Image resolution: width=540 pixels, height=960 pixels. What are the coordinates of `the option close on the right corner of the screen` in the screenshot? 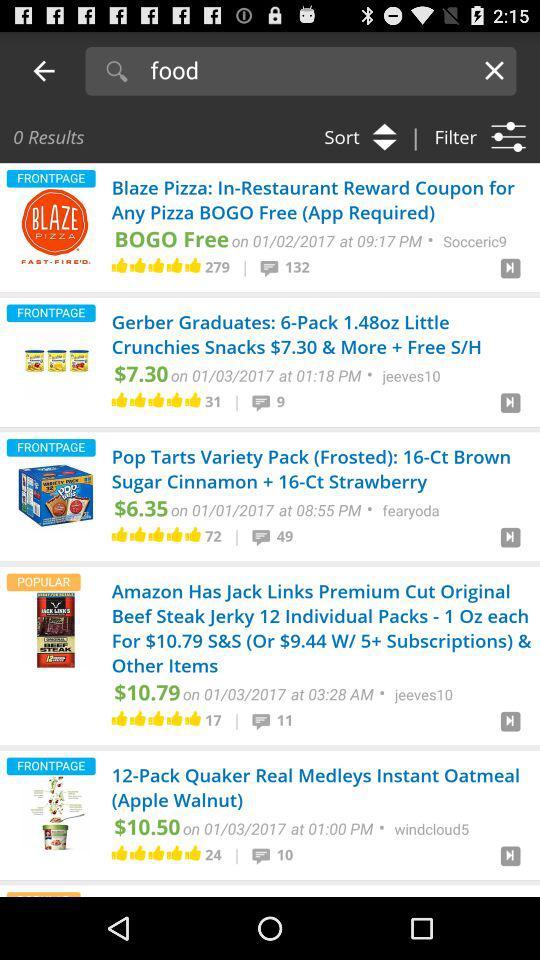 It's located at (493, 69).